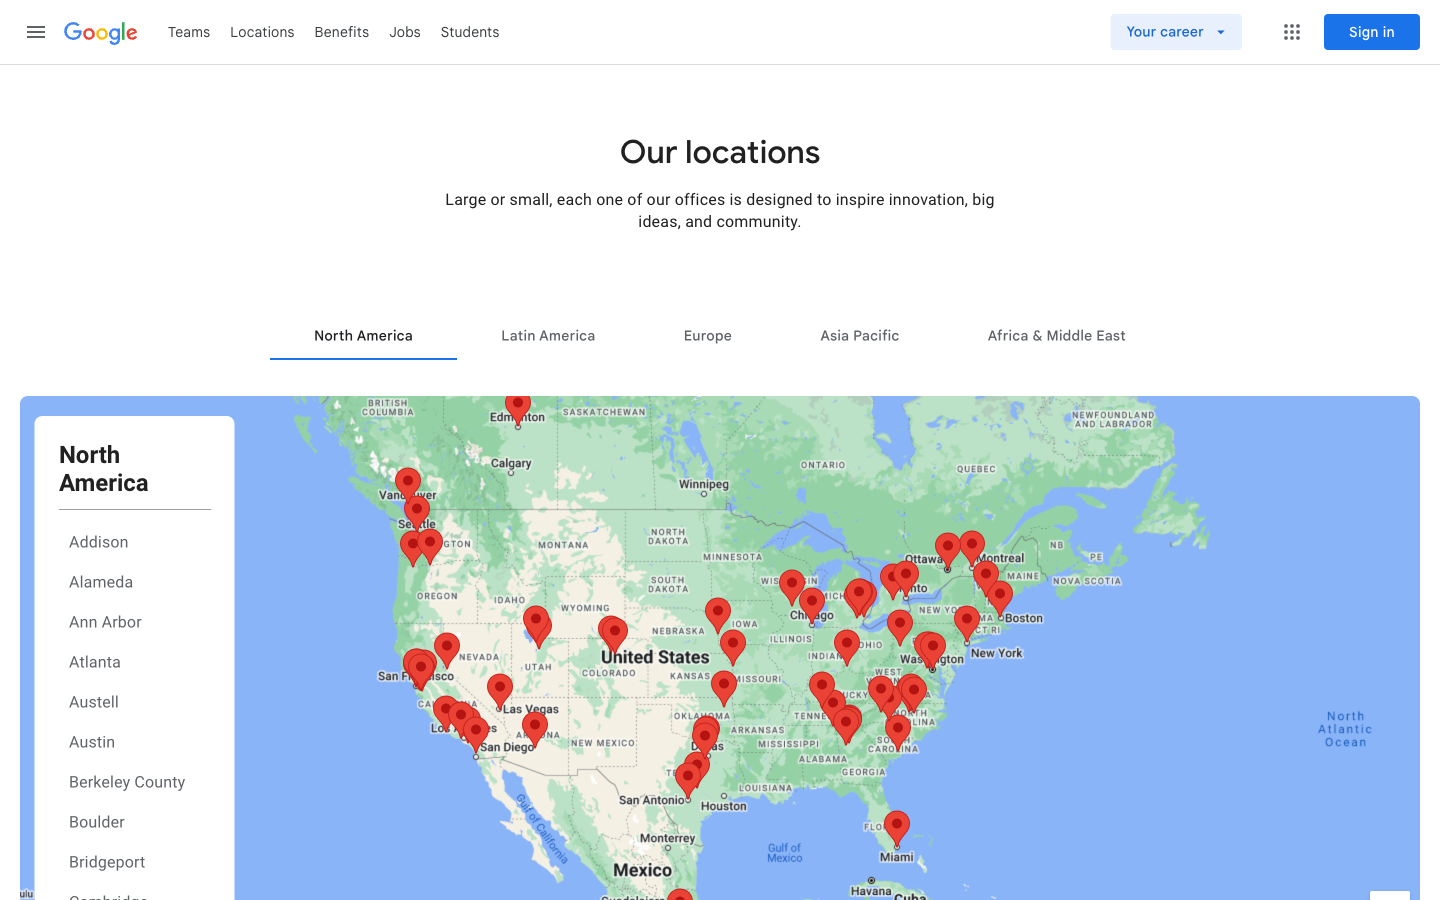  I want to click on View Benefits section, so click(342, 30).